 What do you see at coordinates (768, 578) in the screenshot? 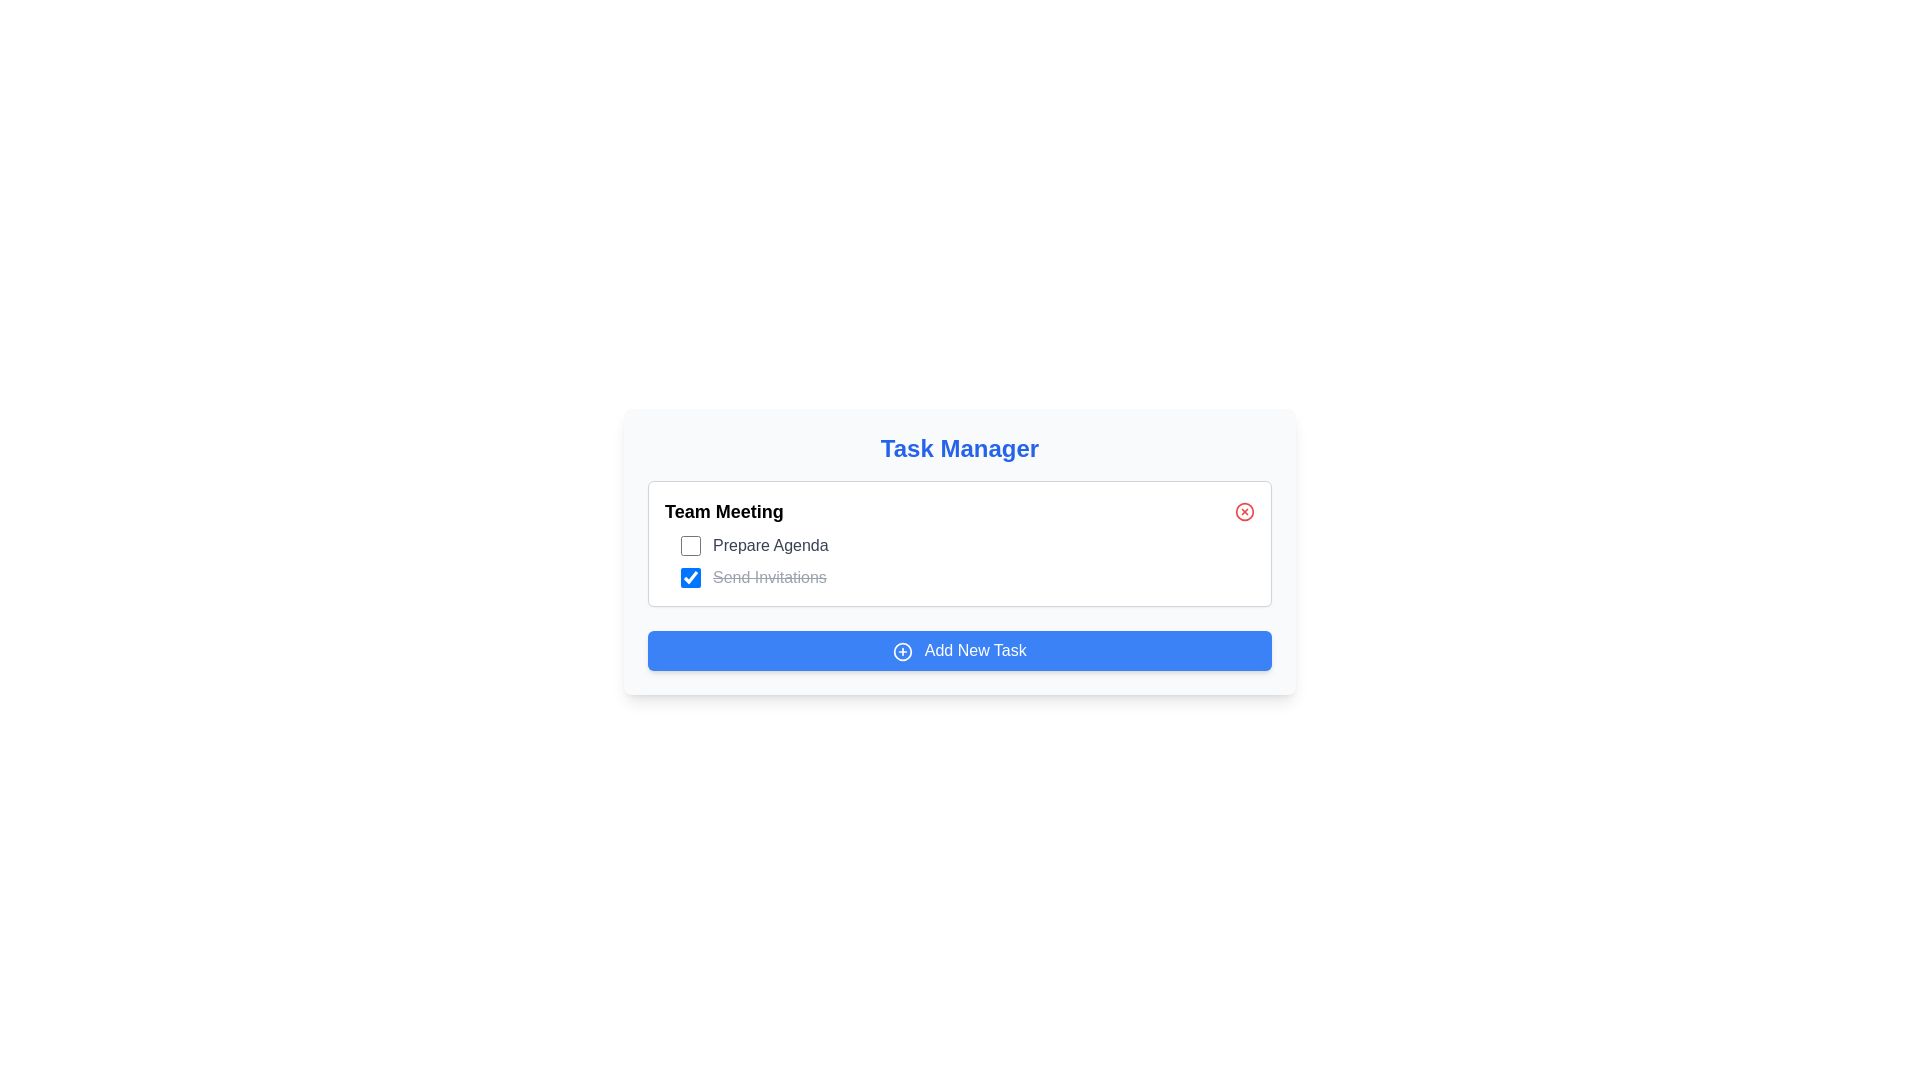
I see `the Text label indicating the completed status of the task 'Send Invitations', which is the second task in the list under the title 'Team Meeting'` at bounding box center [768, 578].